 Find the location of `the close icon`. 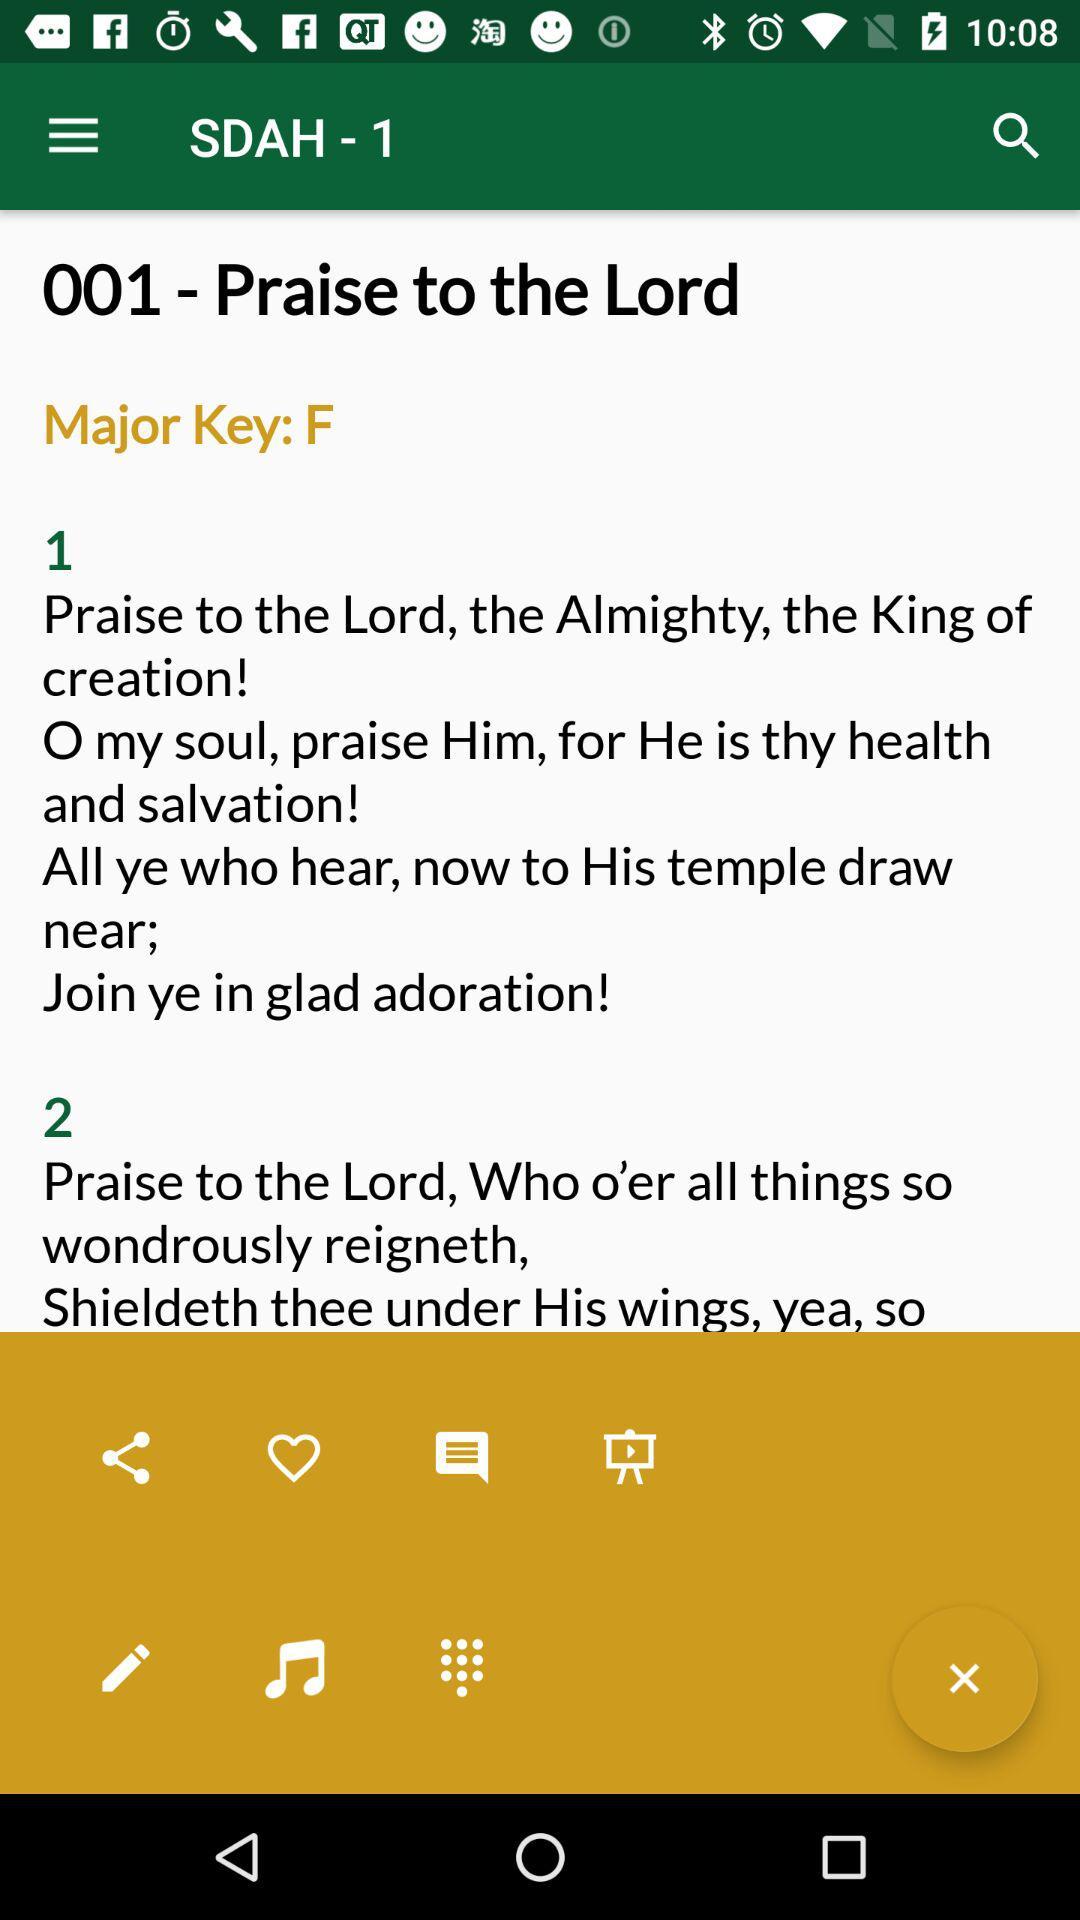

the close icon is located at coordinates (963, 1678).